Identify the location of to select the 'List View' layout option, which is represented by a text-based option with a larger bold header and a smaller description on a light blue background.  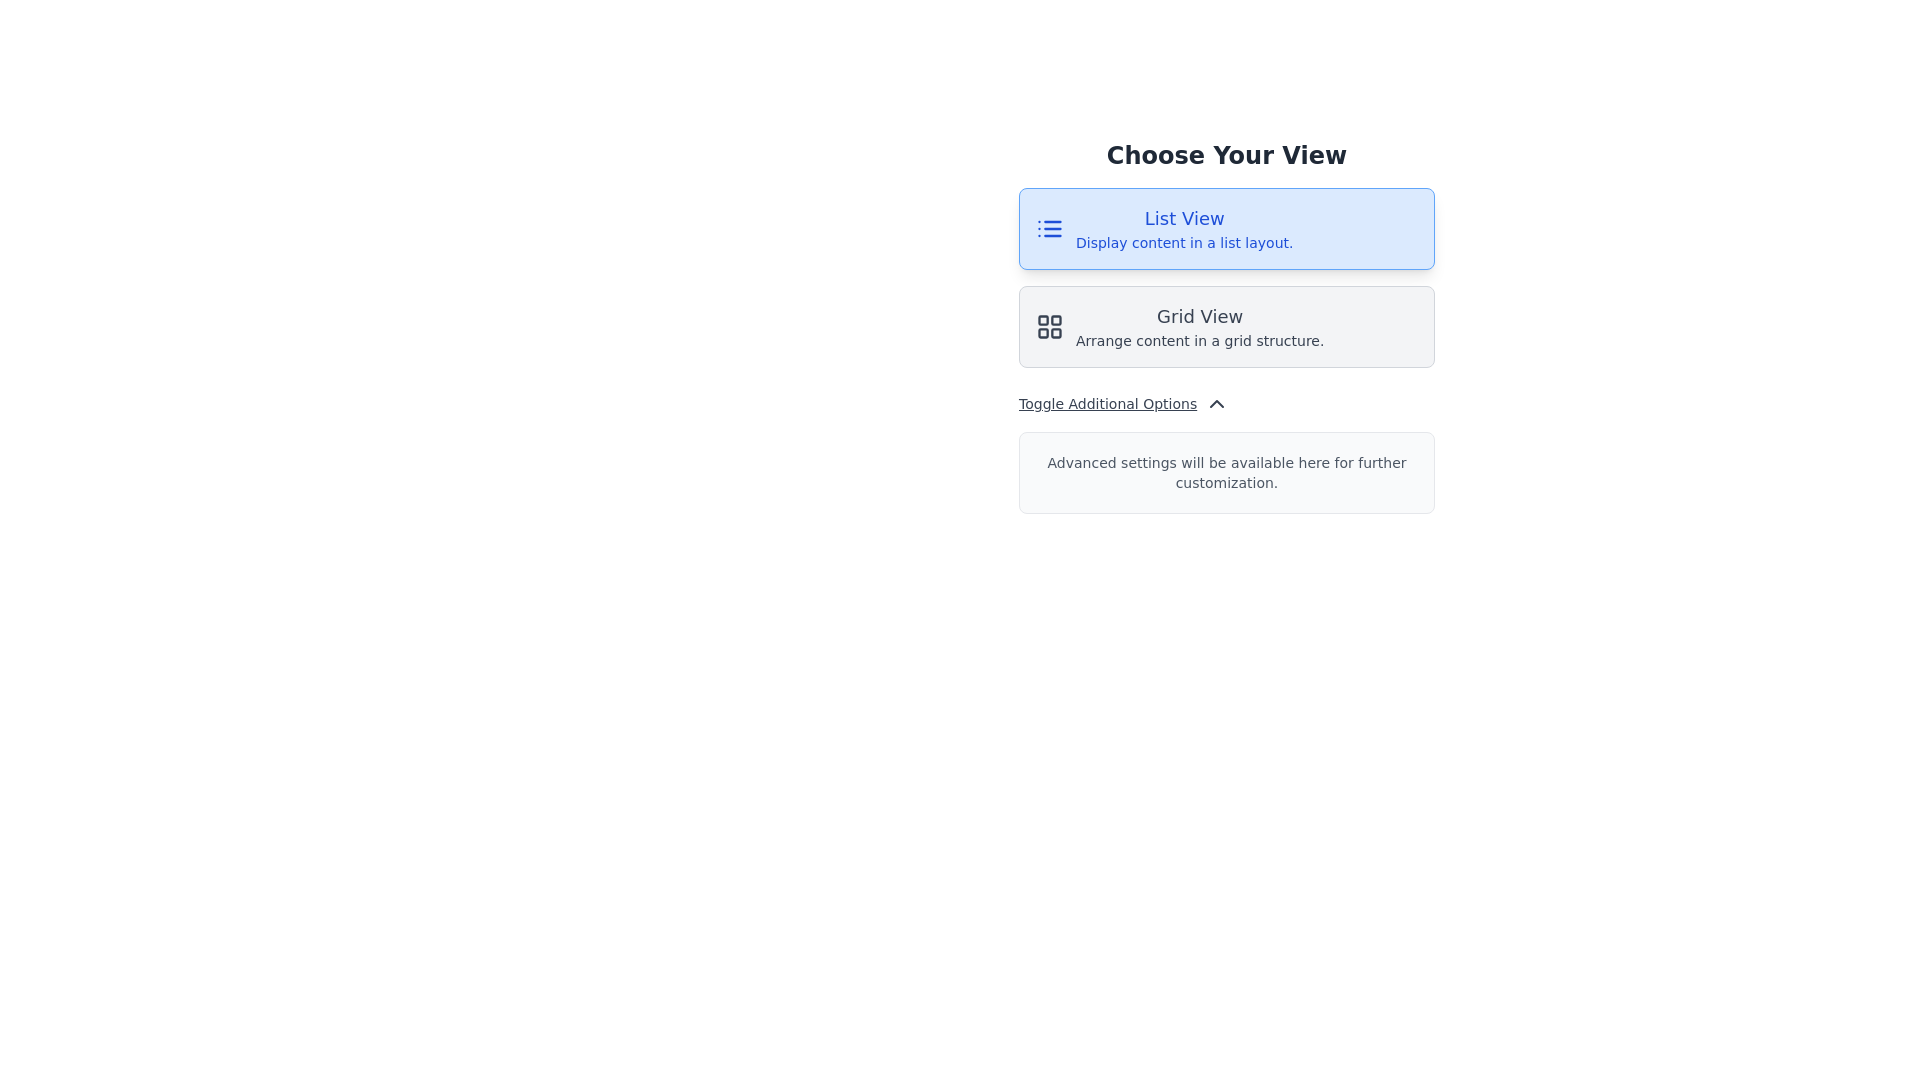
(1184, 227).